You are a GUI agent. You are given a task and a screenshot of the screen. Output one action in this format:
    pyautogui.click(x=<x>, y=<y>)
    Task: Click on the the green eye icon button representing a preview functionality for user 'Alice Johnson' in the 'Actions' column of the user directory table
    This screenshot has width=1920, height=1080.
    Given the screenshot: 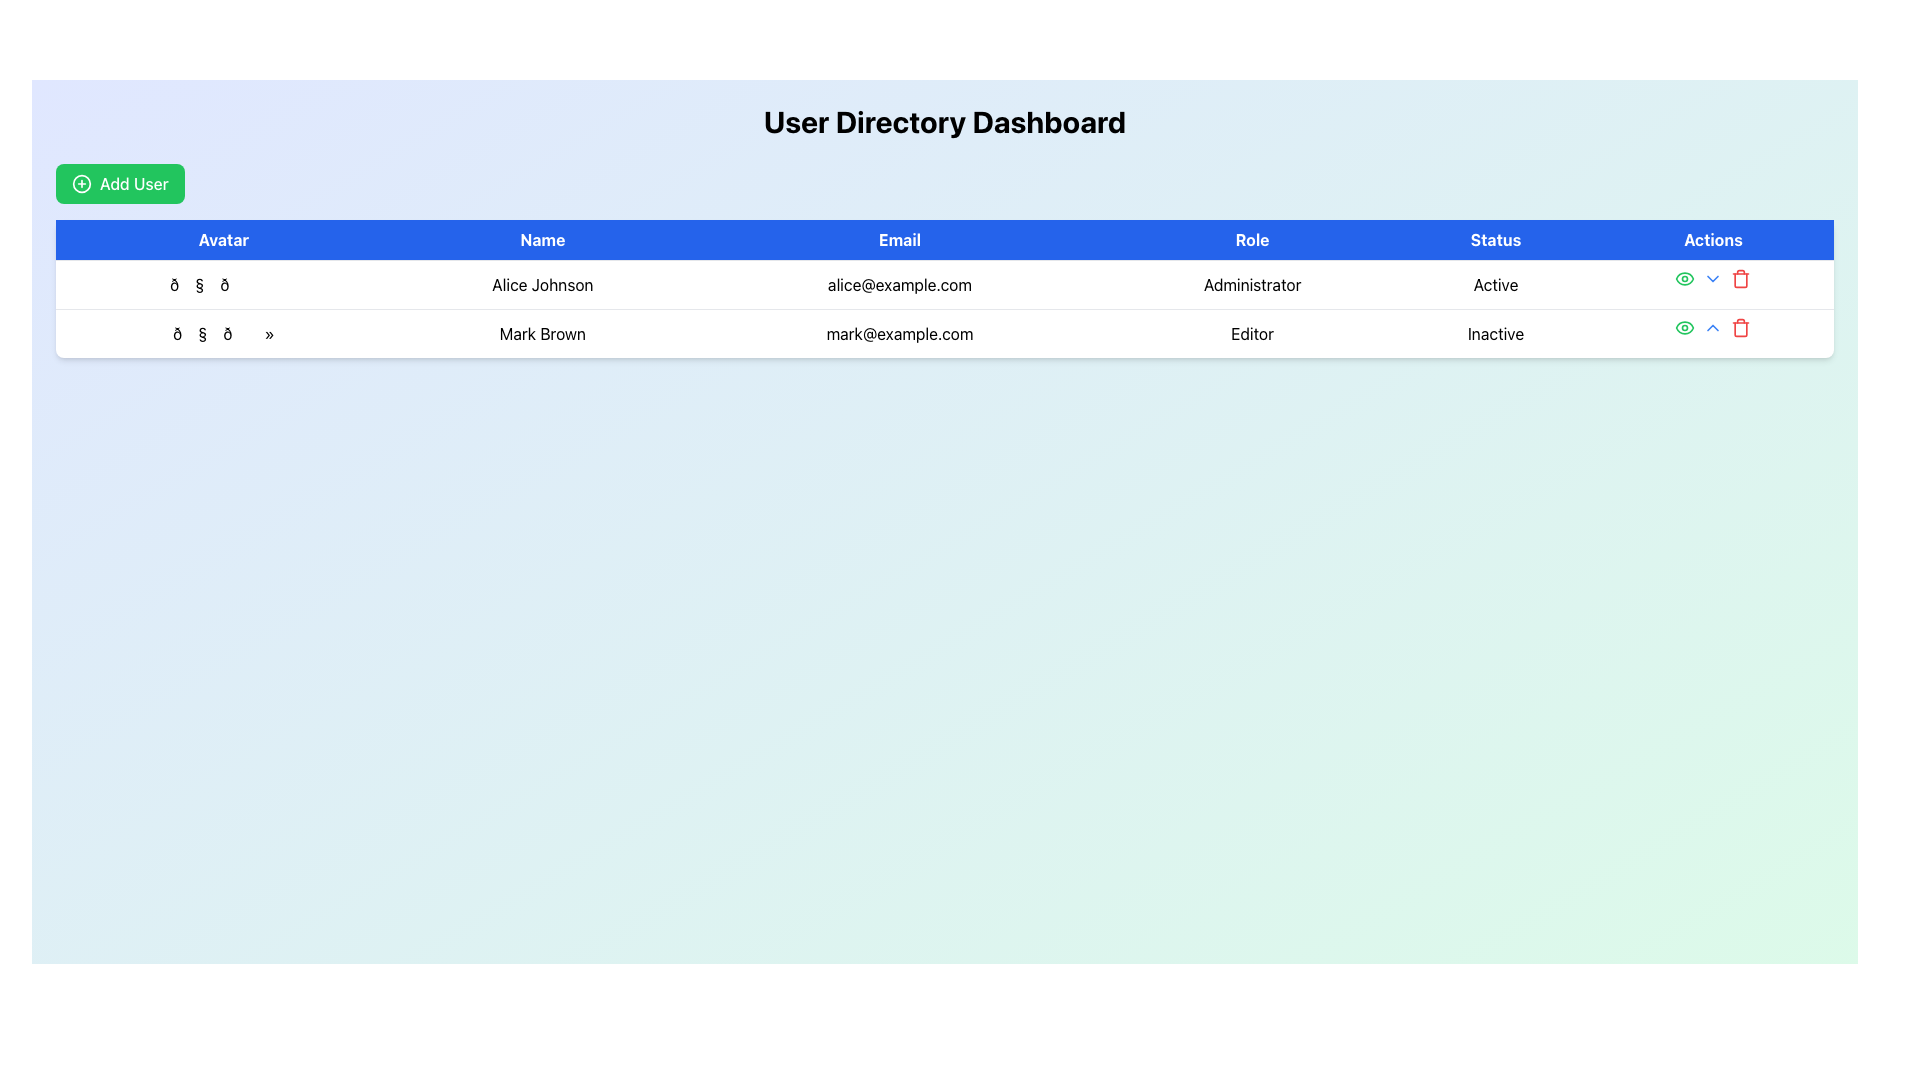 What is the action you would take?
    pyautogui.click(x=1684, y=278)
    